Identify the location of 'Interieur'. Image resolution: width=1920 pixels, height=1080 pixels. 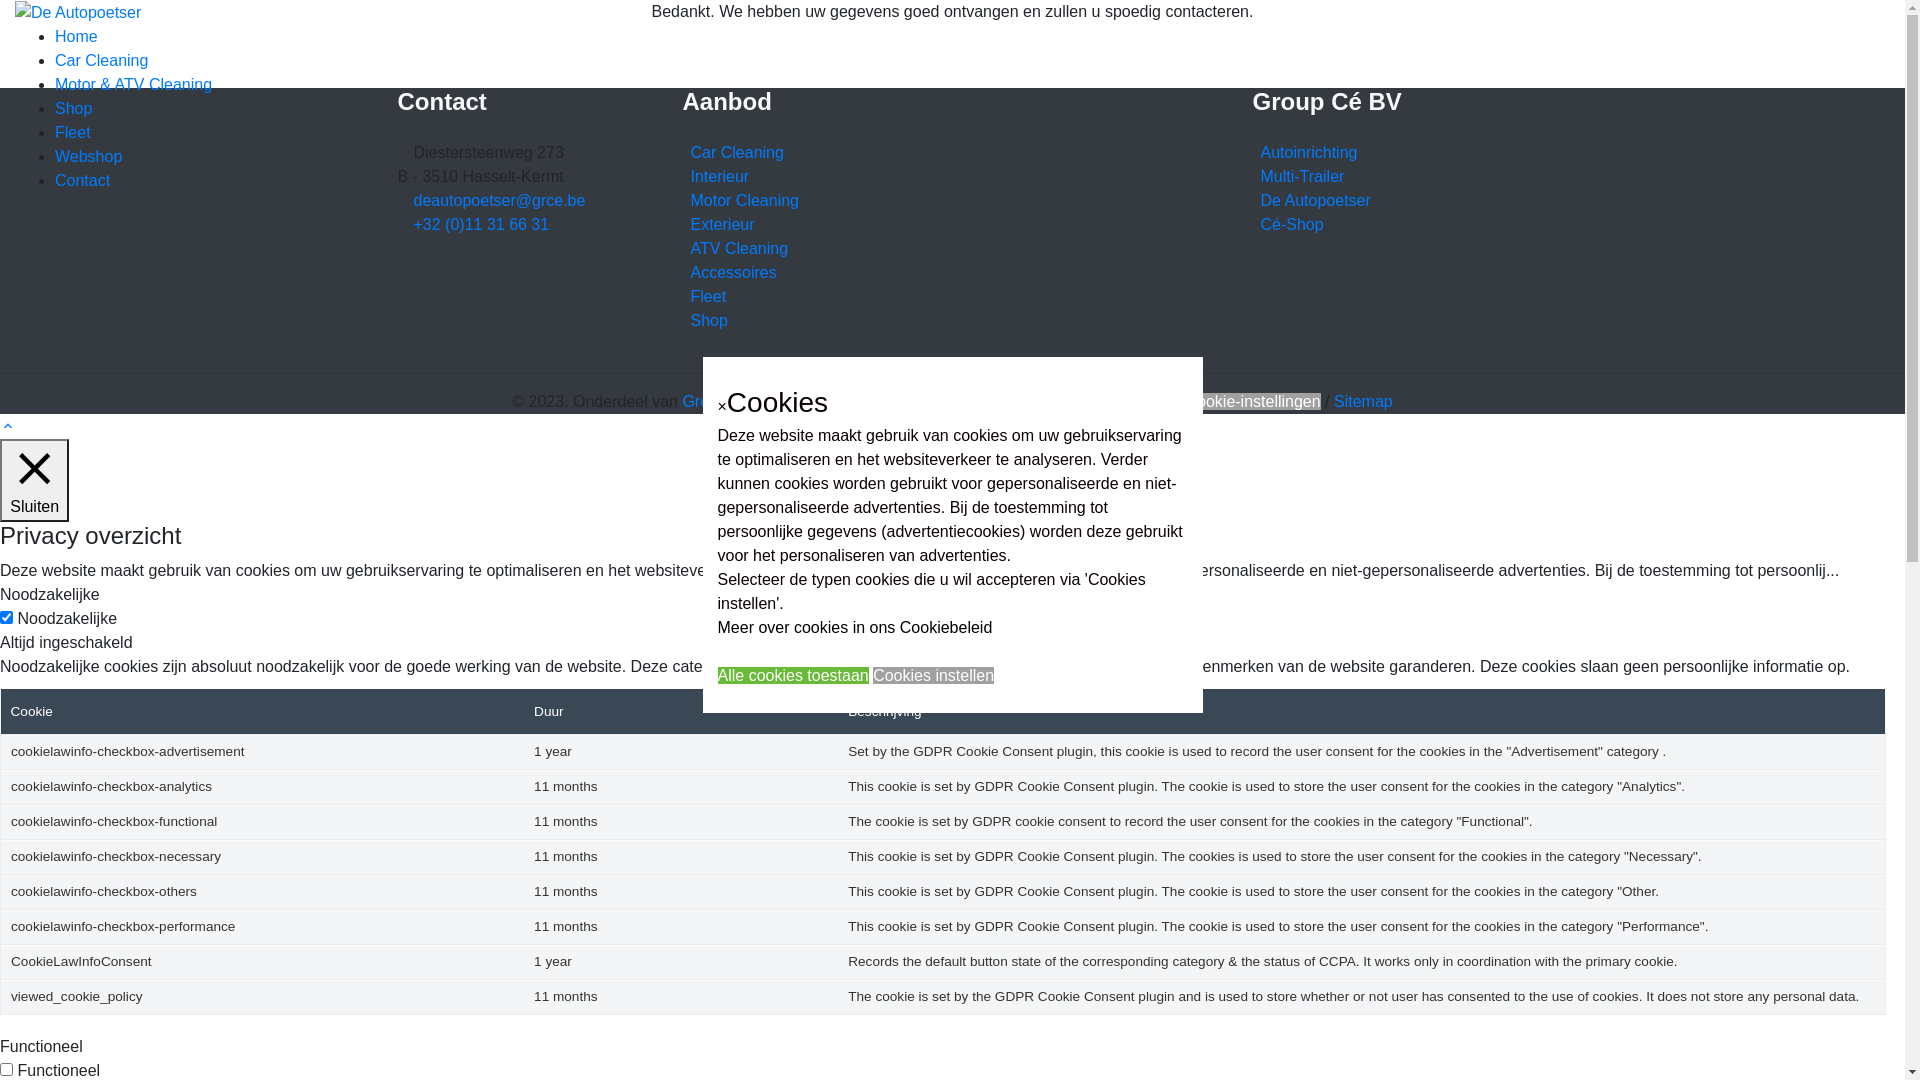
(715, 175).